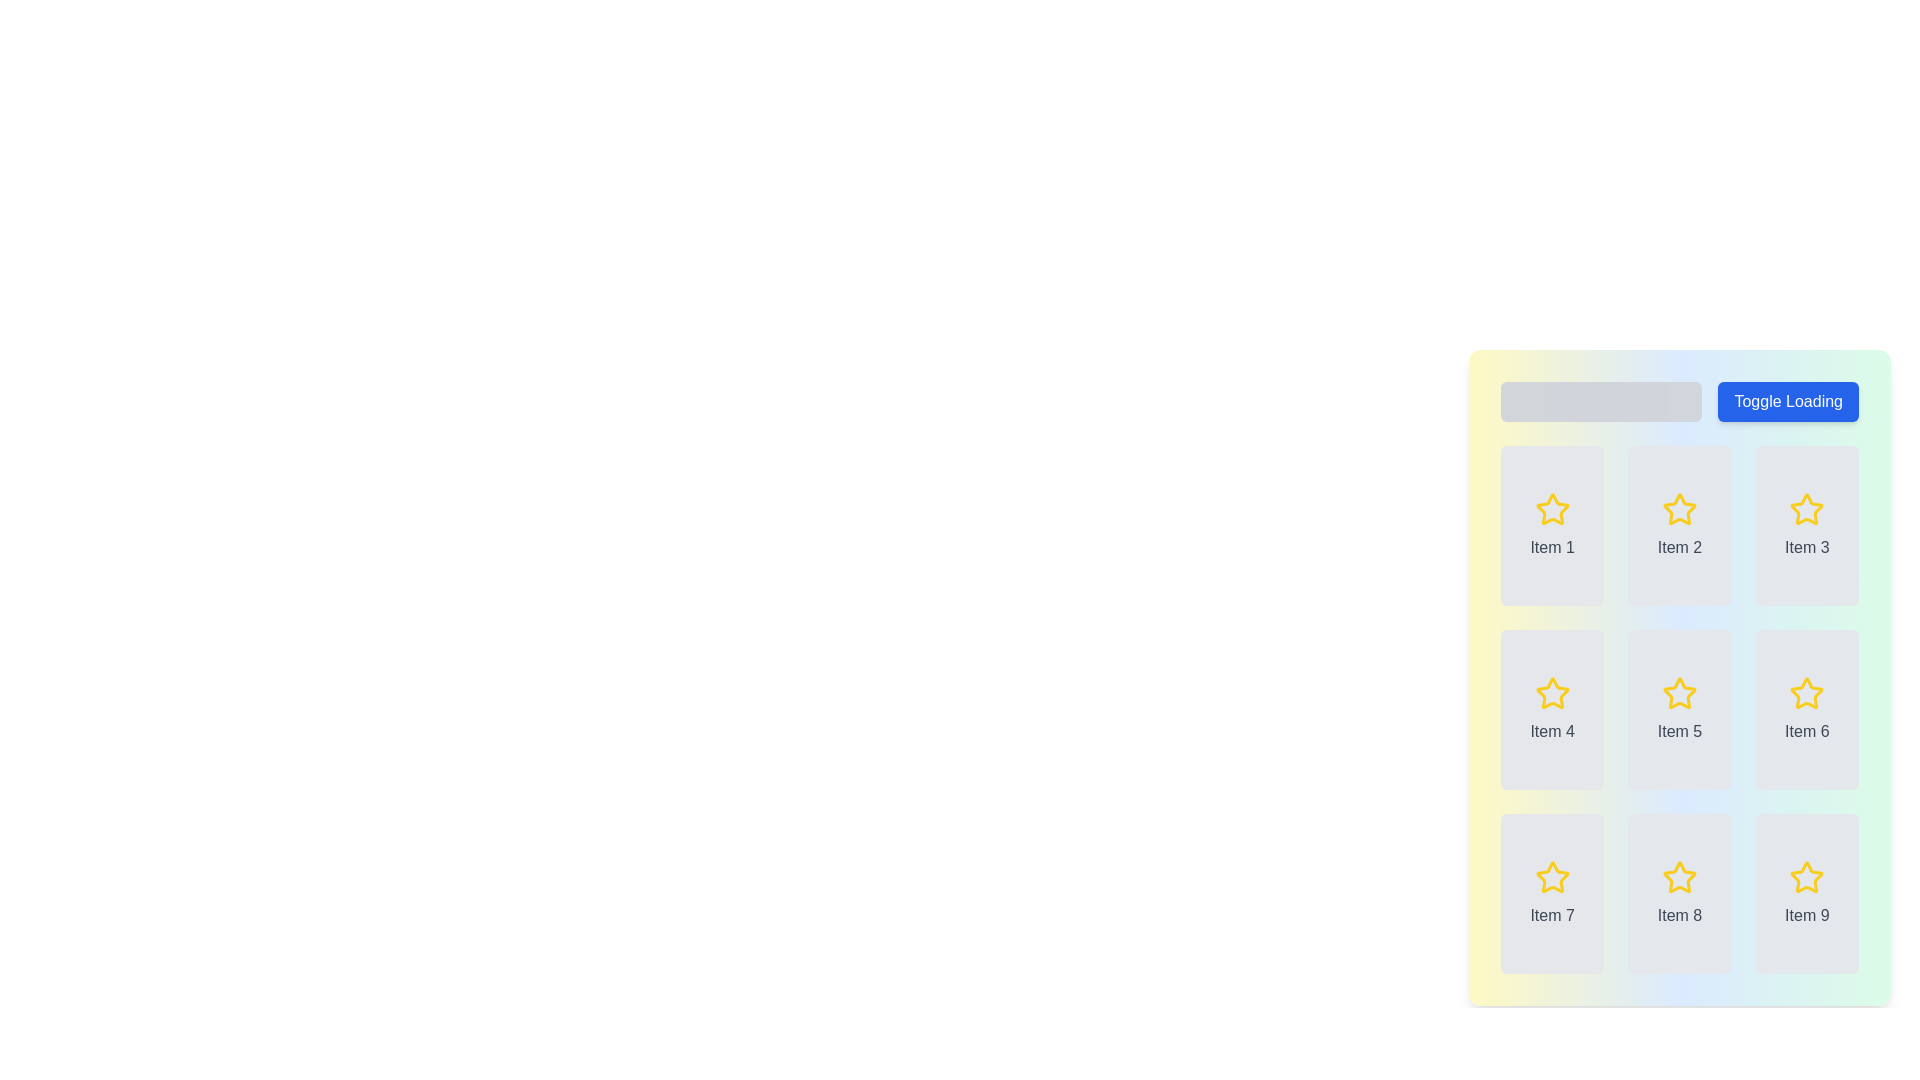  I want to click on text of the Text Label displaying 'Item 7', which is styled in medium weight and gray color, located in the first column of the grid under a yellow star icon, so click(1551, 915).